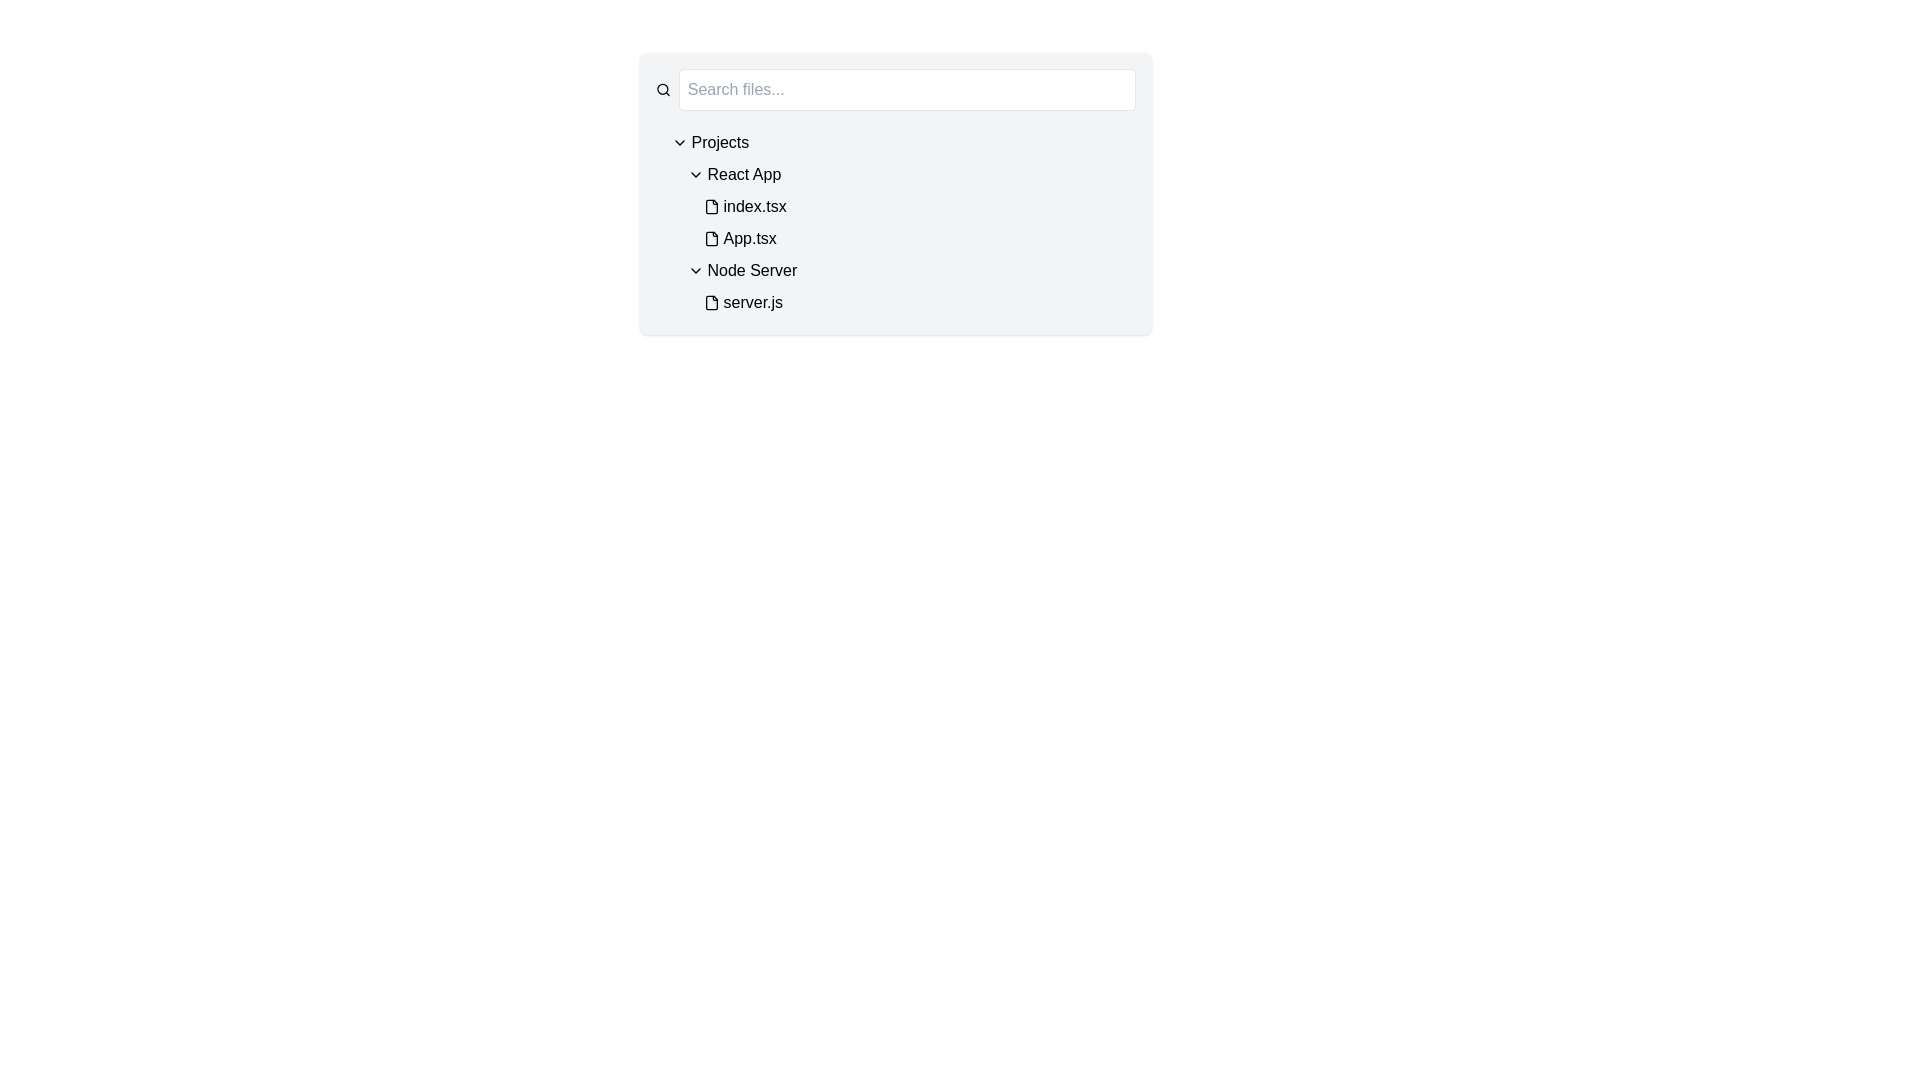 This screenshot has width=1920, height=1080. I want to click on the icon representing the 'index.tsx' file, so click(711, 207).